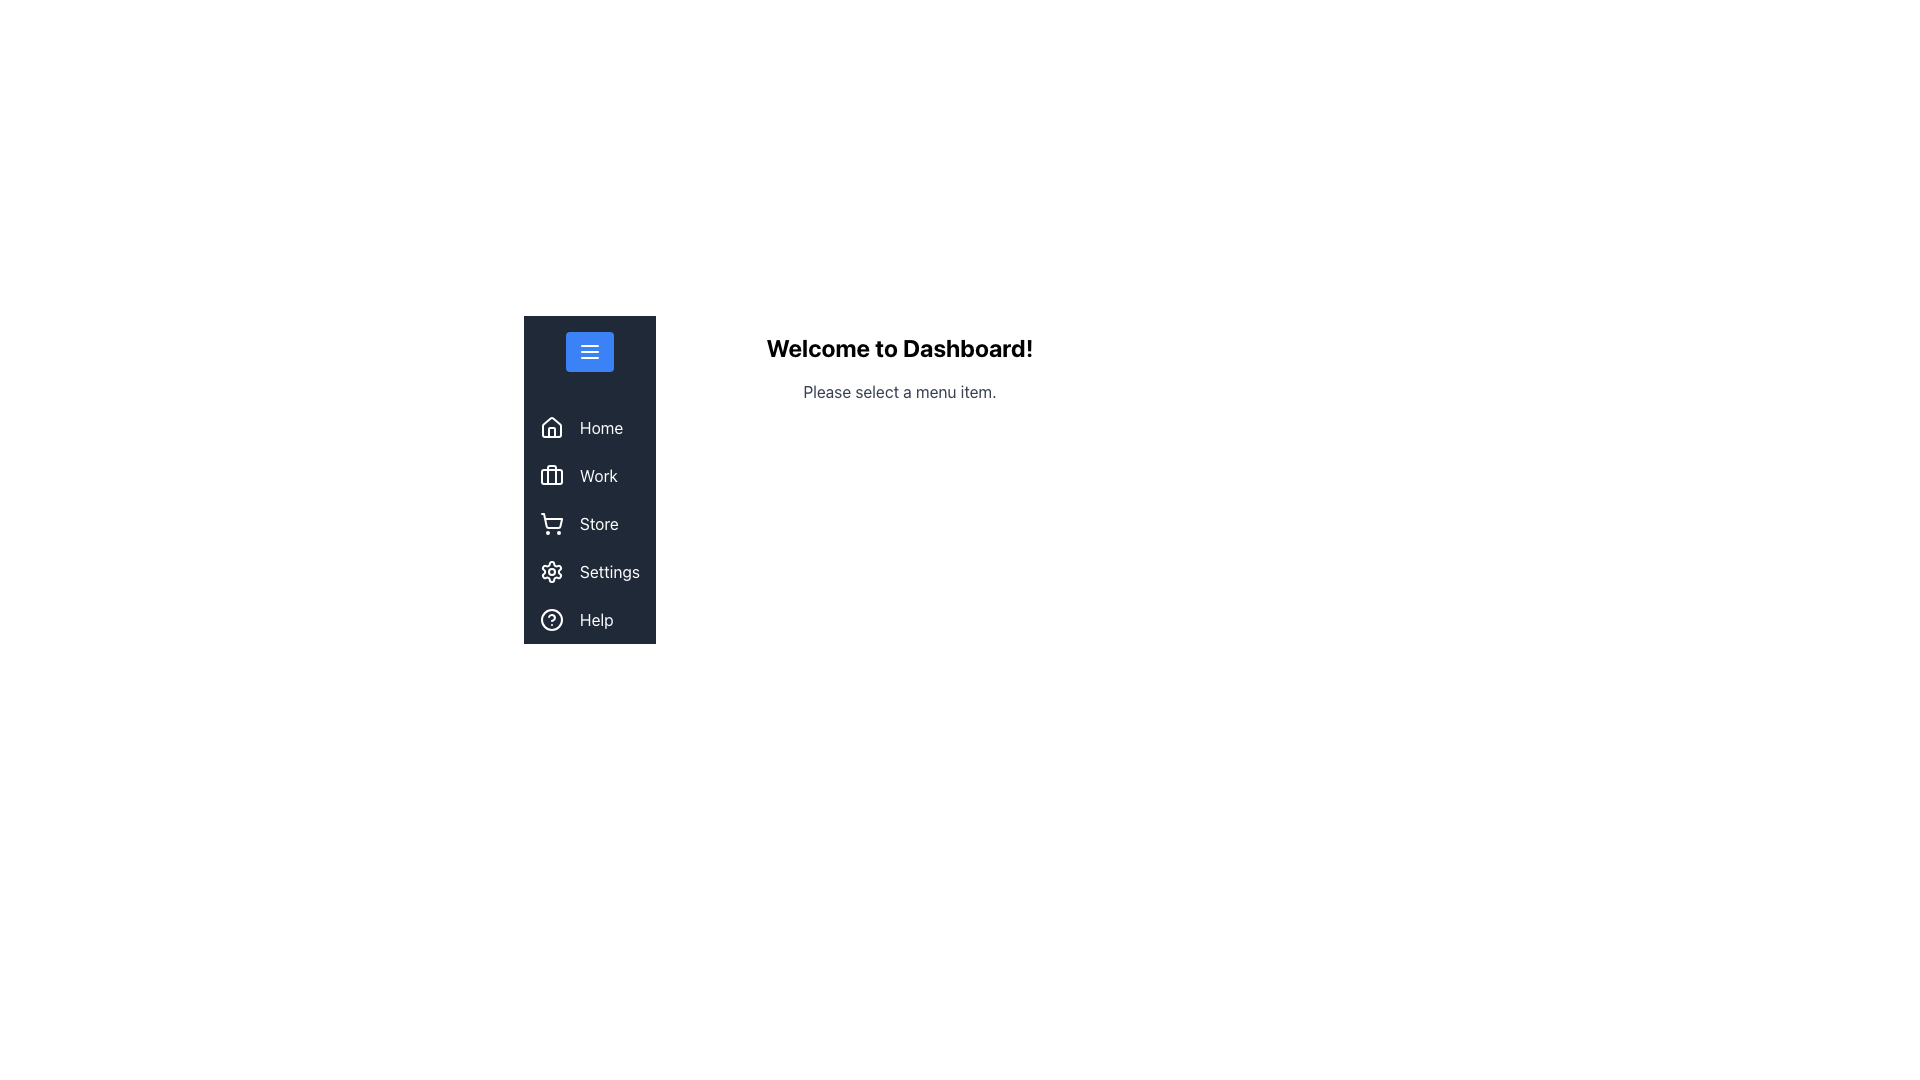 The width and height of the screenshot is (1920, 1080). Describe the element at coordinates (589, 523) in the screenshot. I see `the 'Store' option in the vertical navigation menu for keyboard navigation` at that location.